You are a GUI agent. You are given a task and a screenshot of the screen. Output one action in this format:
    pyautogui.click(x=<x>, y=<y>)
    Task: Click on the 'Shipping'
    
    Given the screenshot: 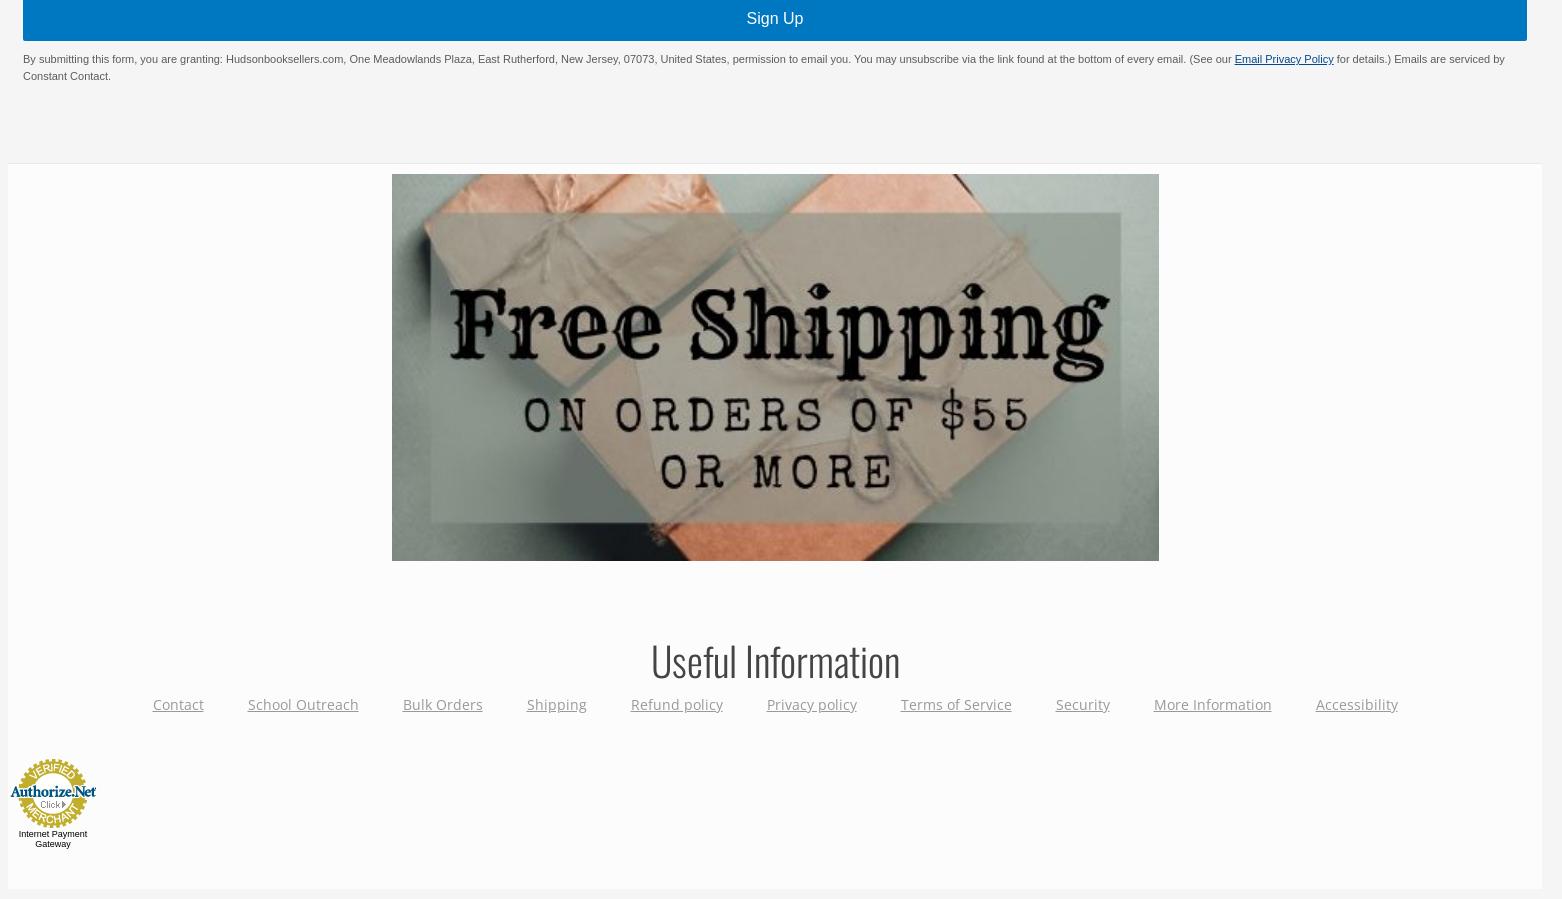 What is the action you would take?
    pyautogui.click(x=556, y=702)
    